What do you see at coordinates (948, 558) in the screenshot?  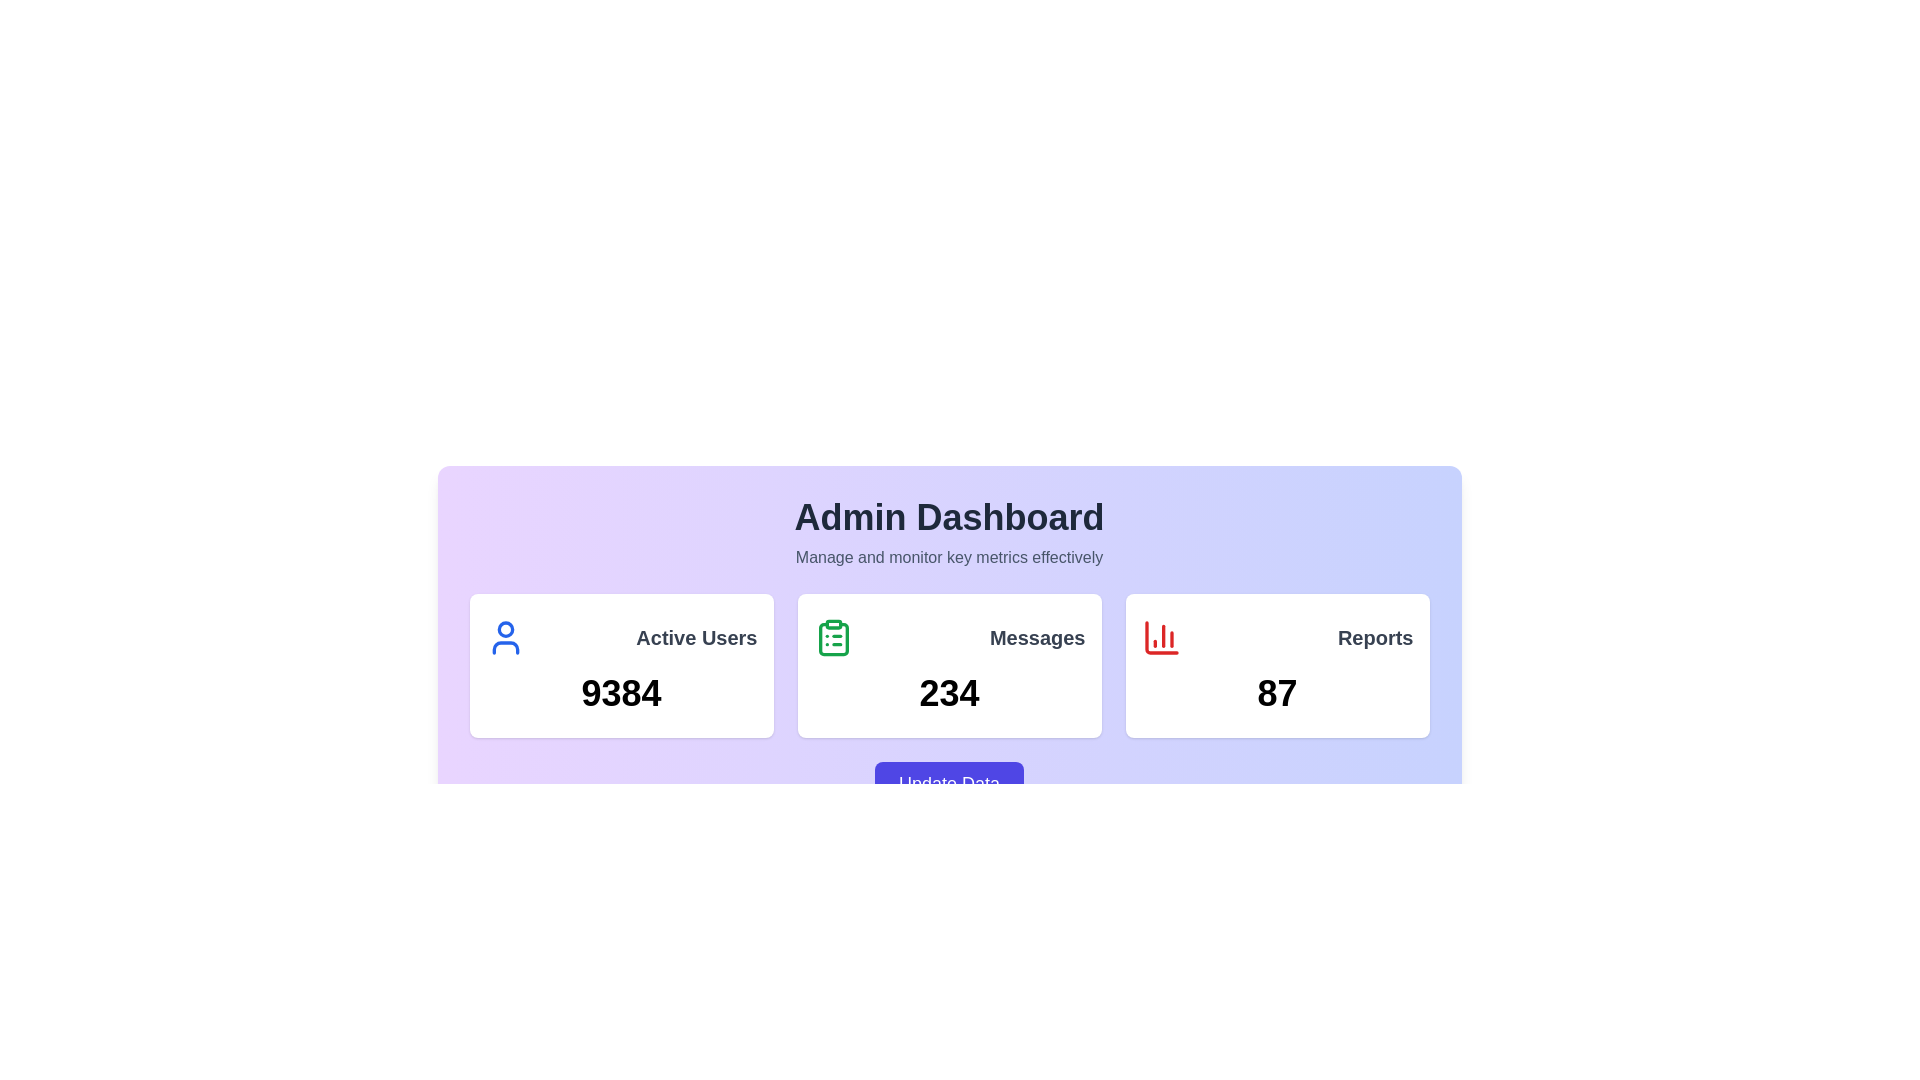 I see `the subtitle or description text located directly below the 'Admin Dashboard' heading, which provides additional context for the heading` at bounding box center [948, 558].